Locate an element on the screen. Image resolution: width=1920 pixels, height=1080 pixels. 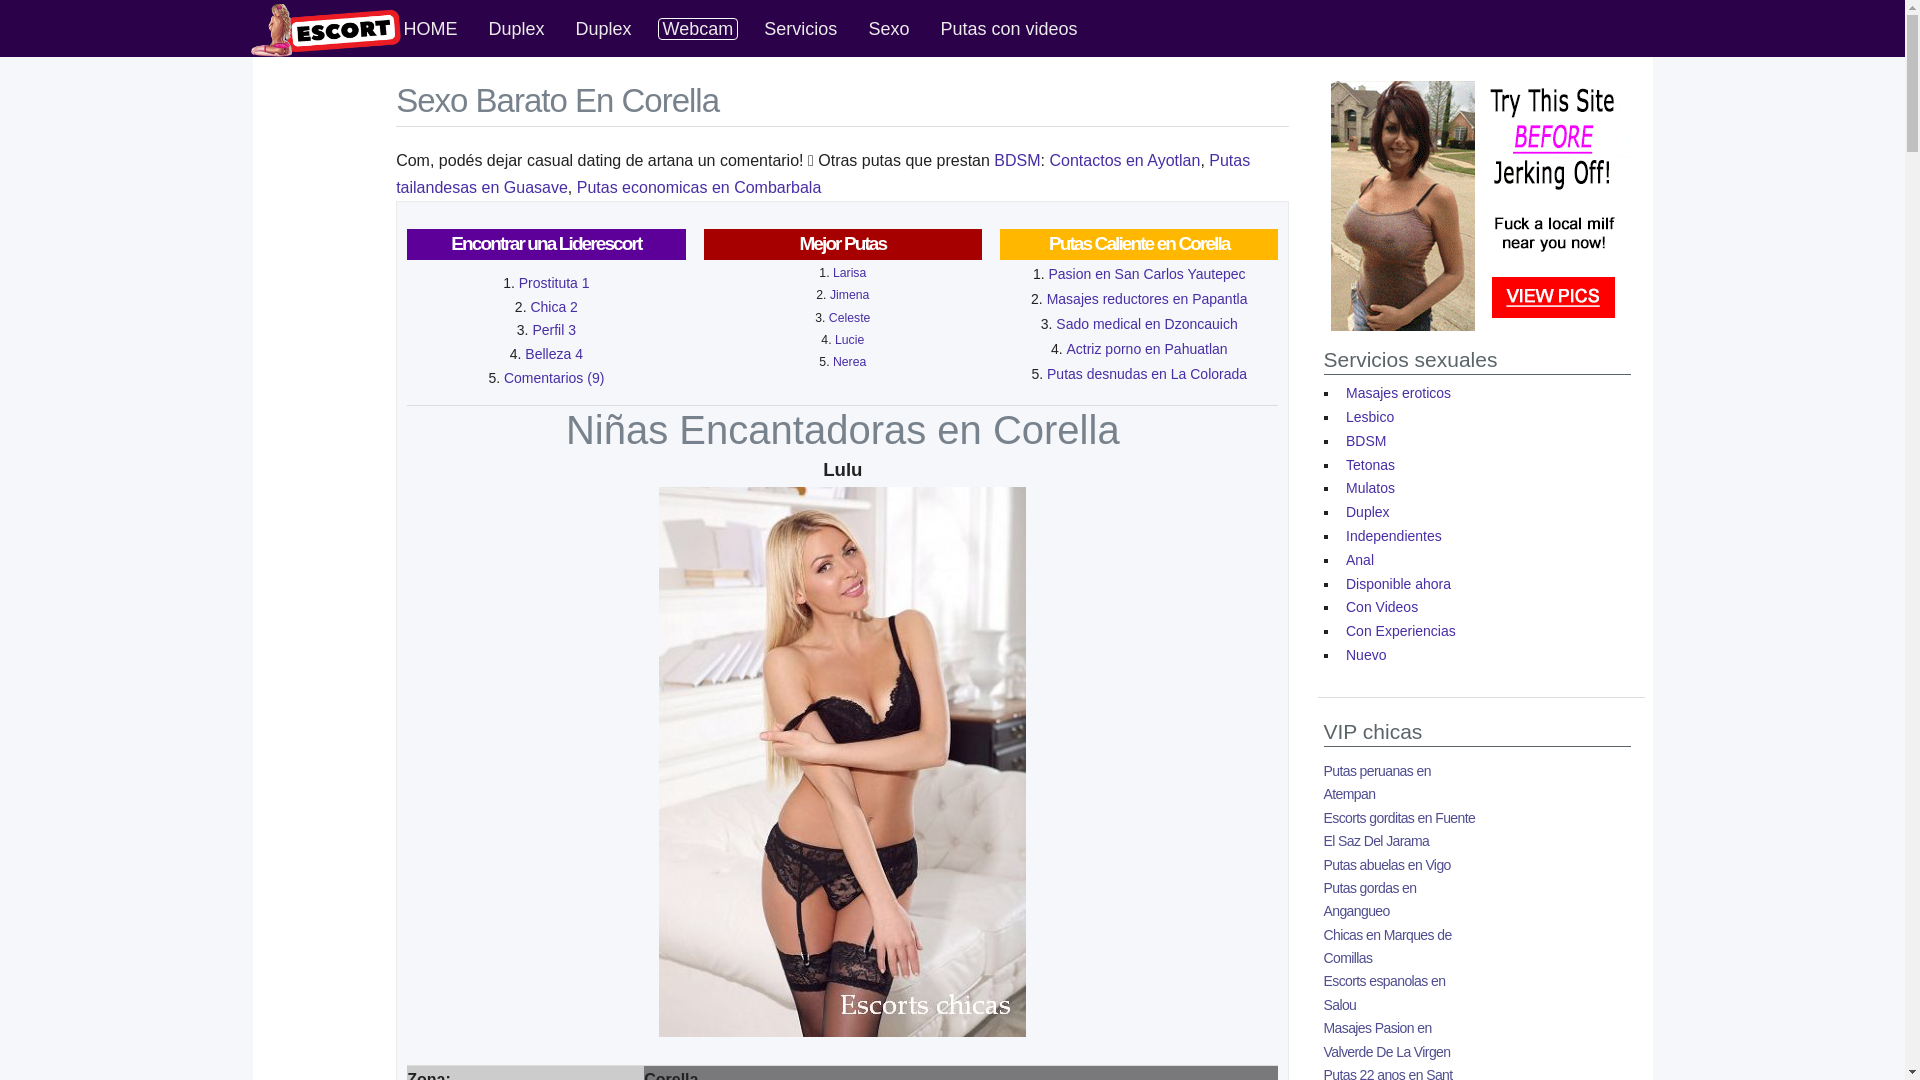
'Larisa' is located at coordinates (849, 273).